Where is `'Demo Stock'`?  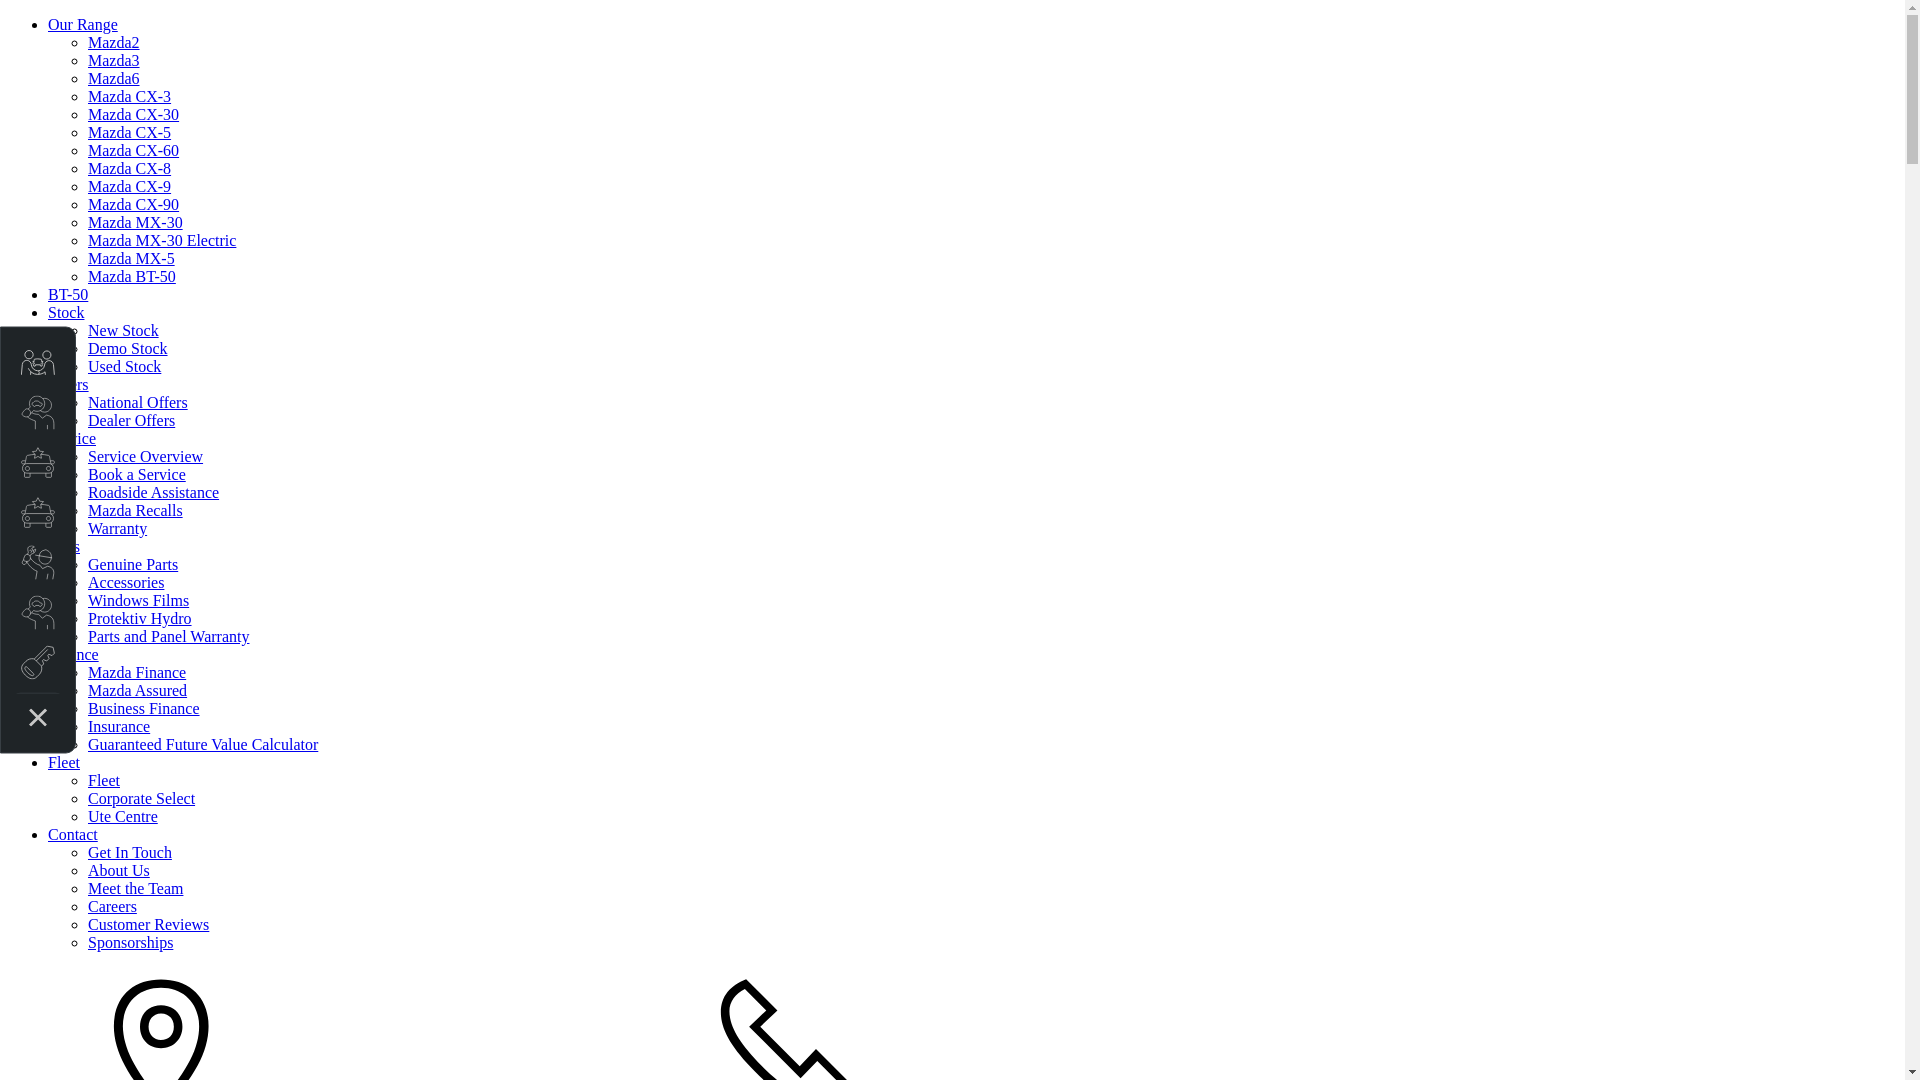 'Demo Stock' is located at coordinates (127, 347).